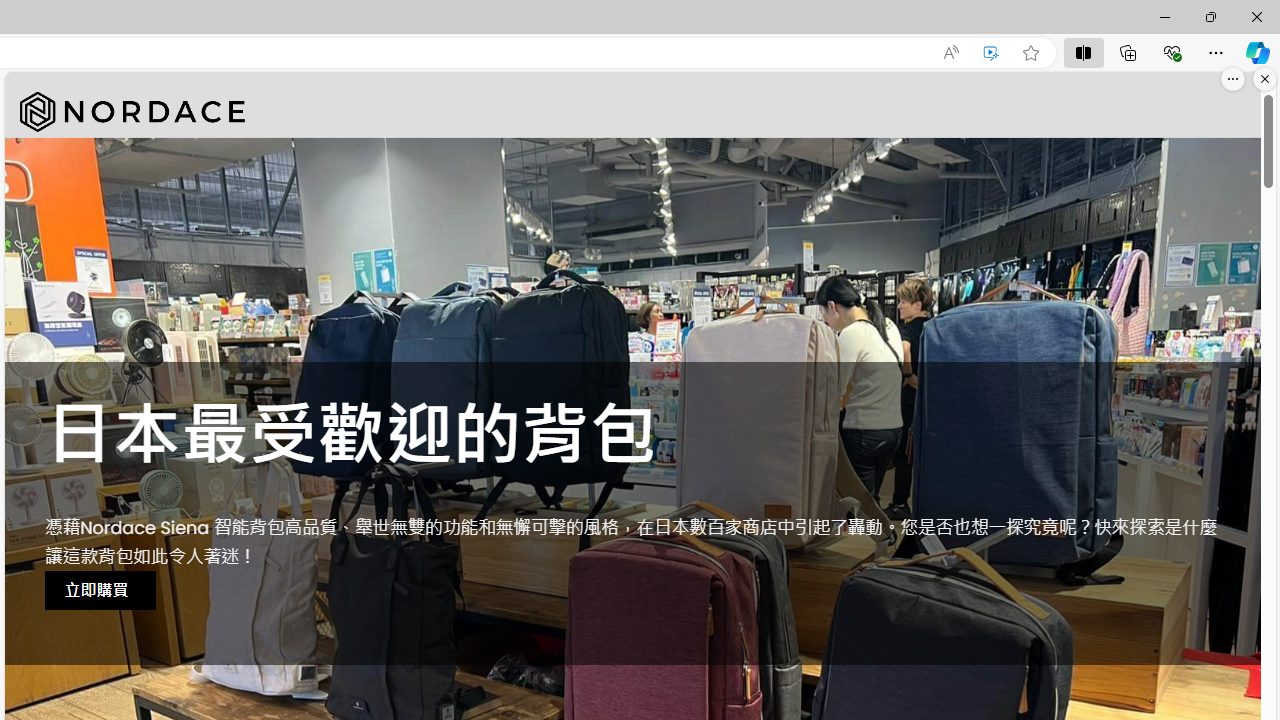 The height and width of the screenshot is (720, 1280). Describe the element at coordinates (991, 52) in the screenshot. I see `'Enhance video'` at that location.